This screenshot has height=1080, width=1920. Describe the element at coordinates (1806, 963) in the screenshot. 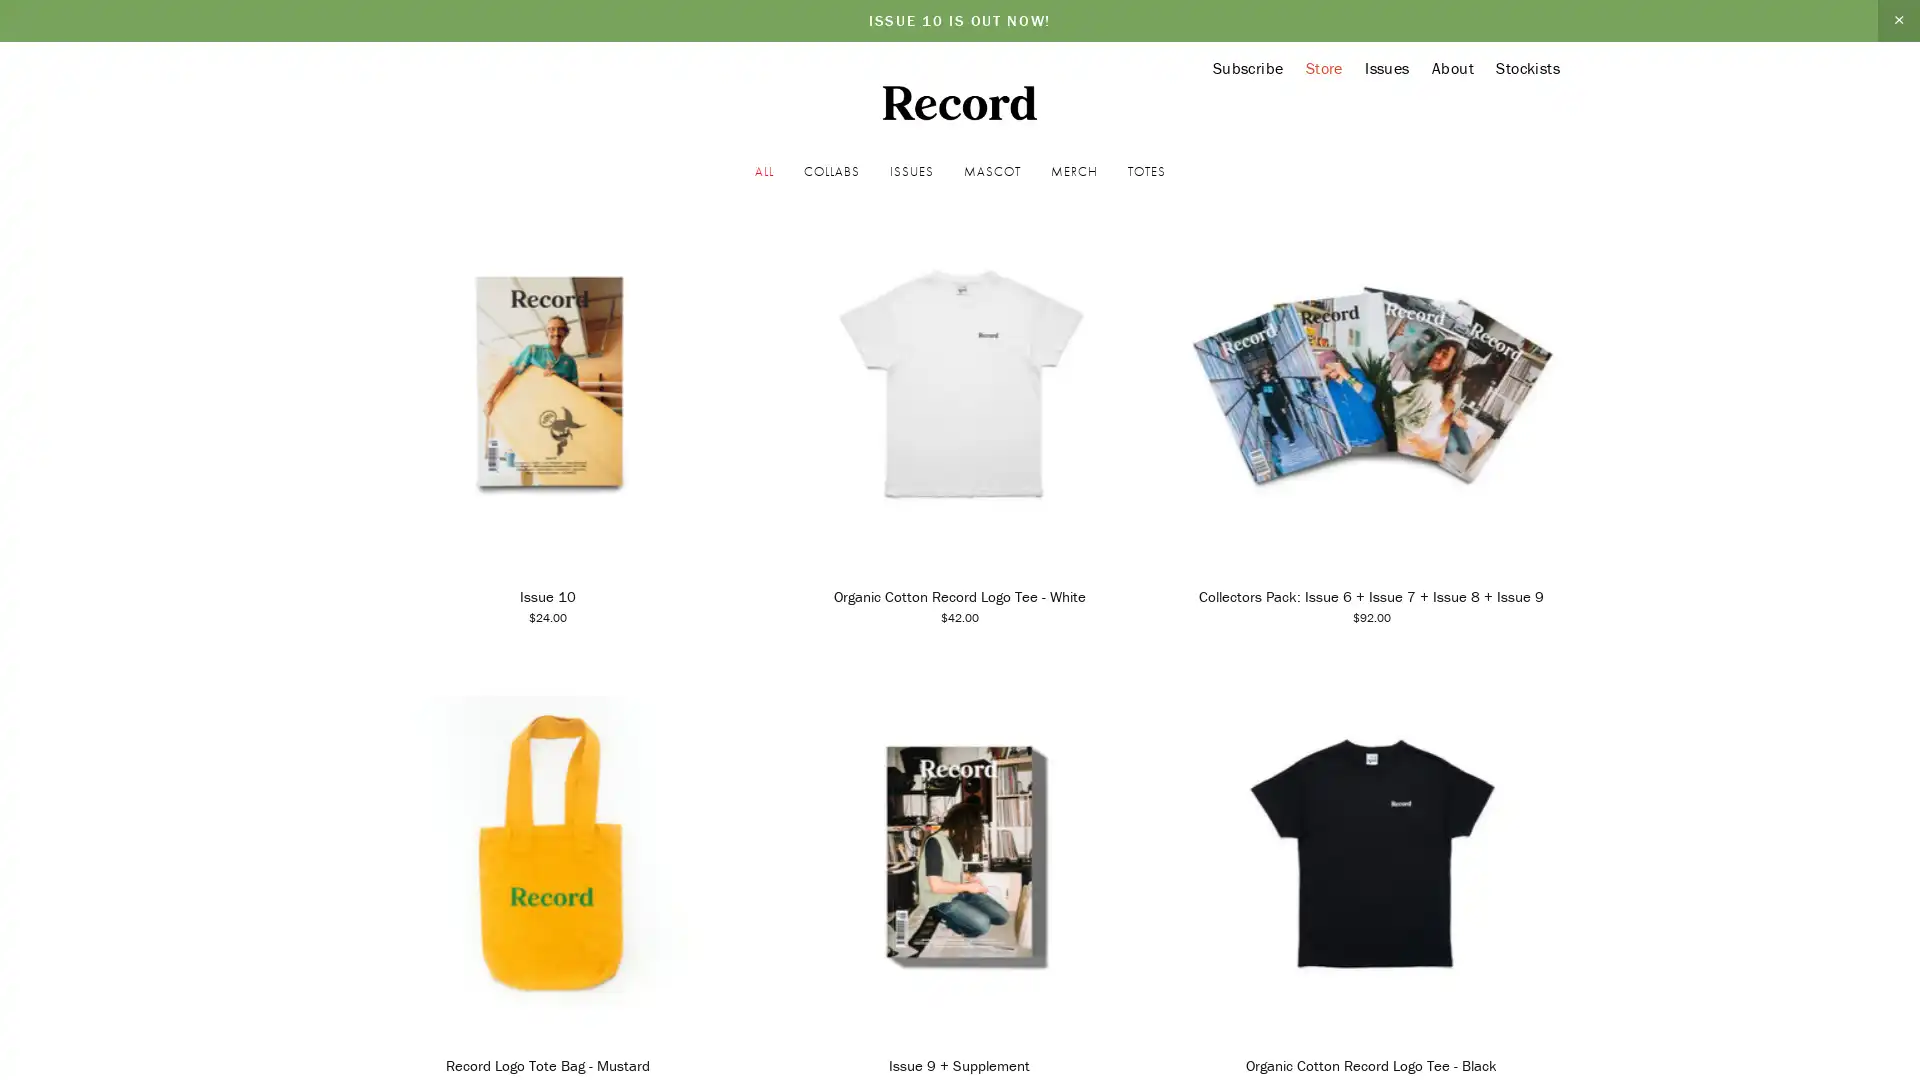

I see `Sign Up` at that location.